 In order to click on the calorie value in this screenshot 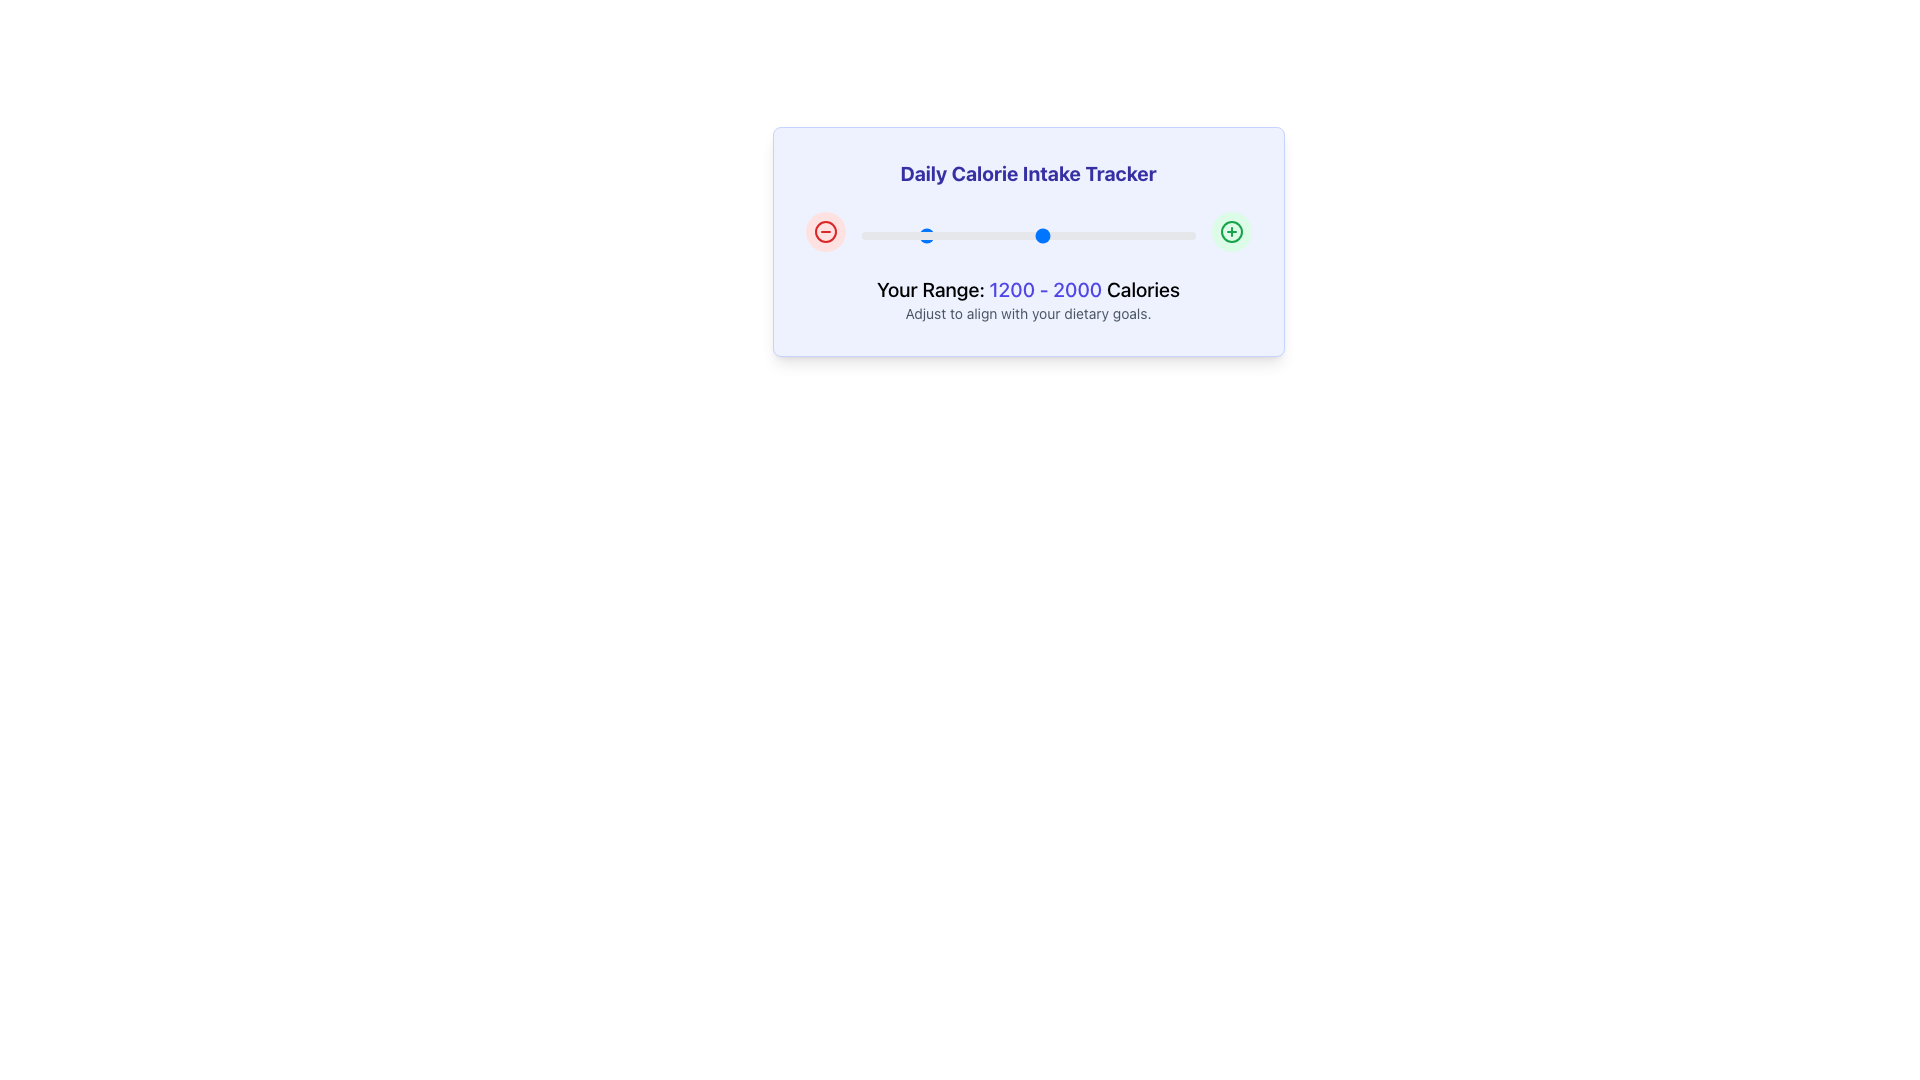, I will do `click(1043, 234)`.